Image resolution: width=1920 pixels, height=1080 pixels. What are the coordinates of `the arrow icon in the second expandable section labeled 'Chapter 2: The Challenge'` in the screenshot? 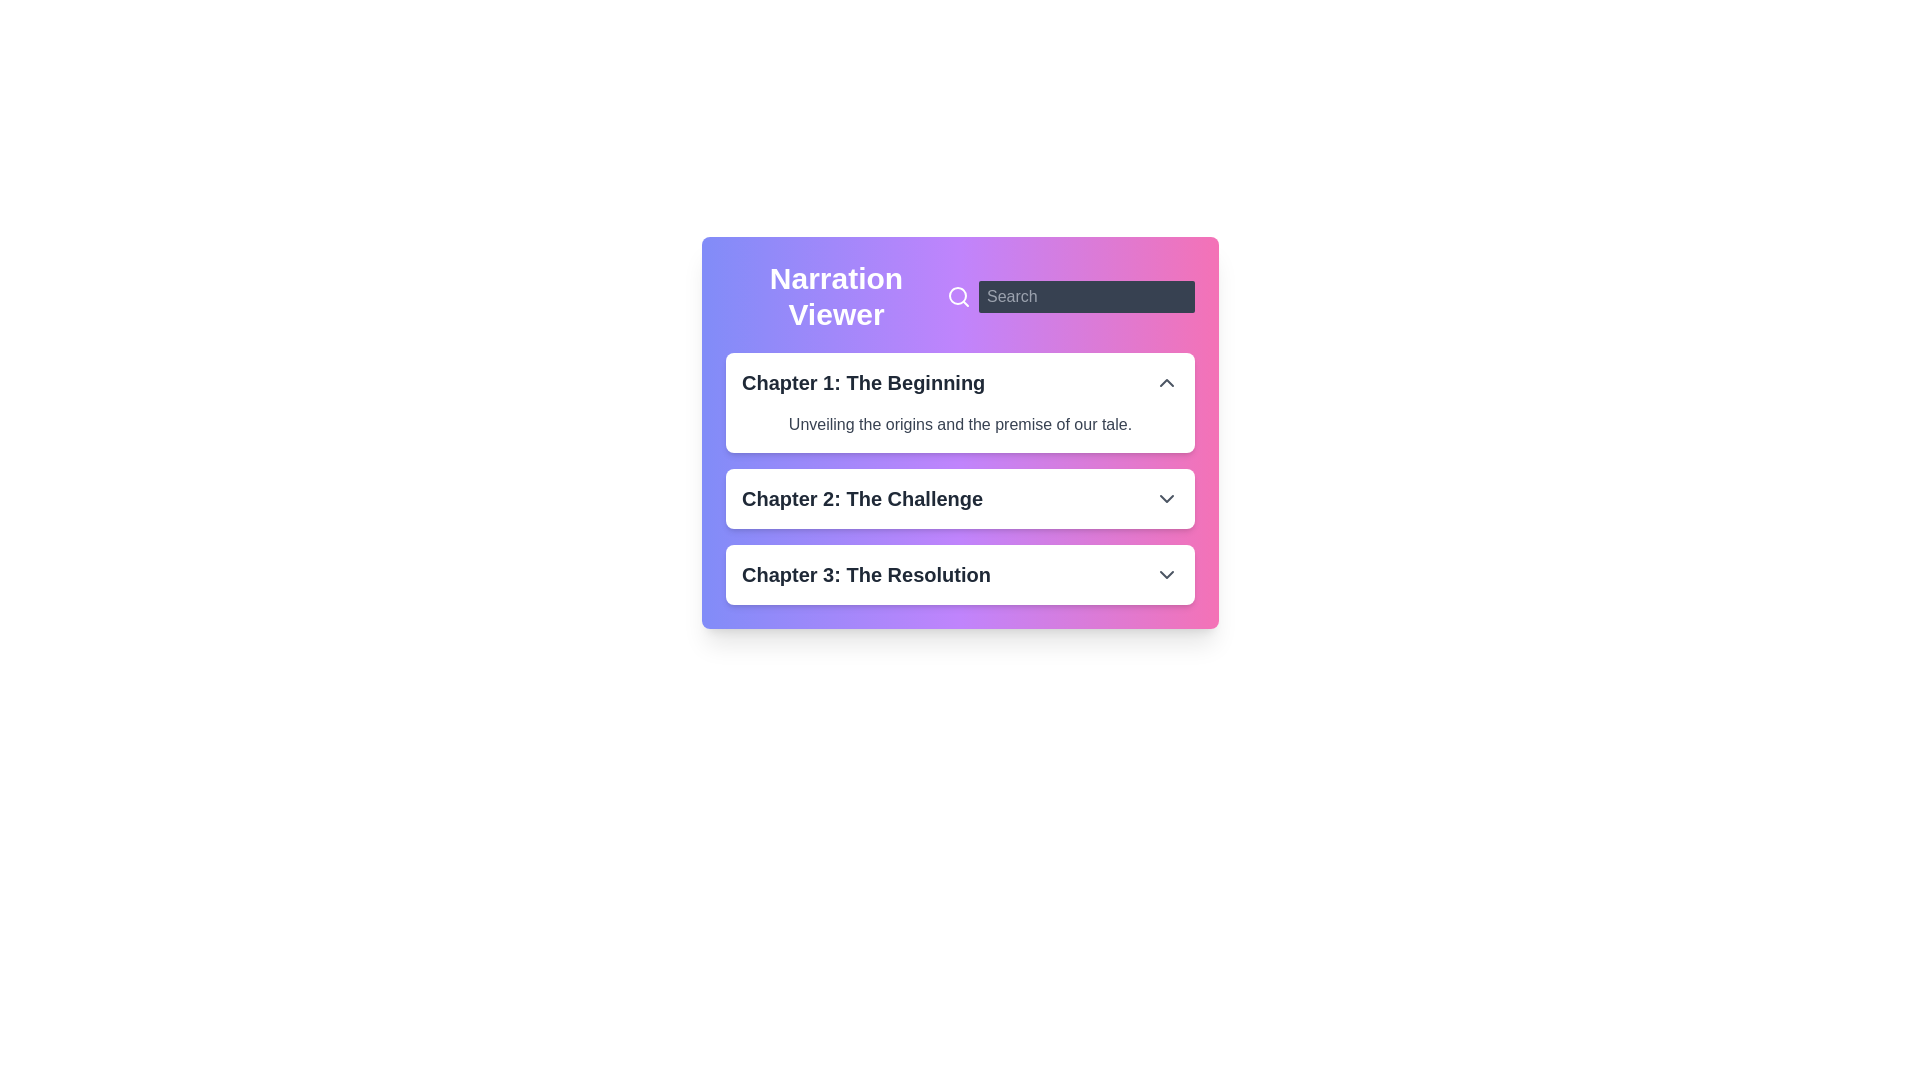 It's located at (960, 478).